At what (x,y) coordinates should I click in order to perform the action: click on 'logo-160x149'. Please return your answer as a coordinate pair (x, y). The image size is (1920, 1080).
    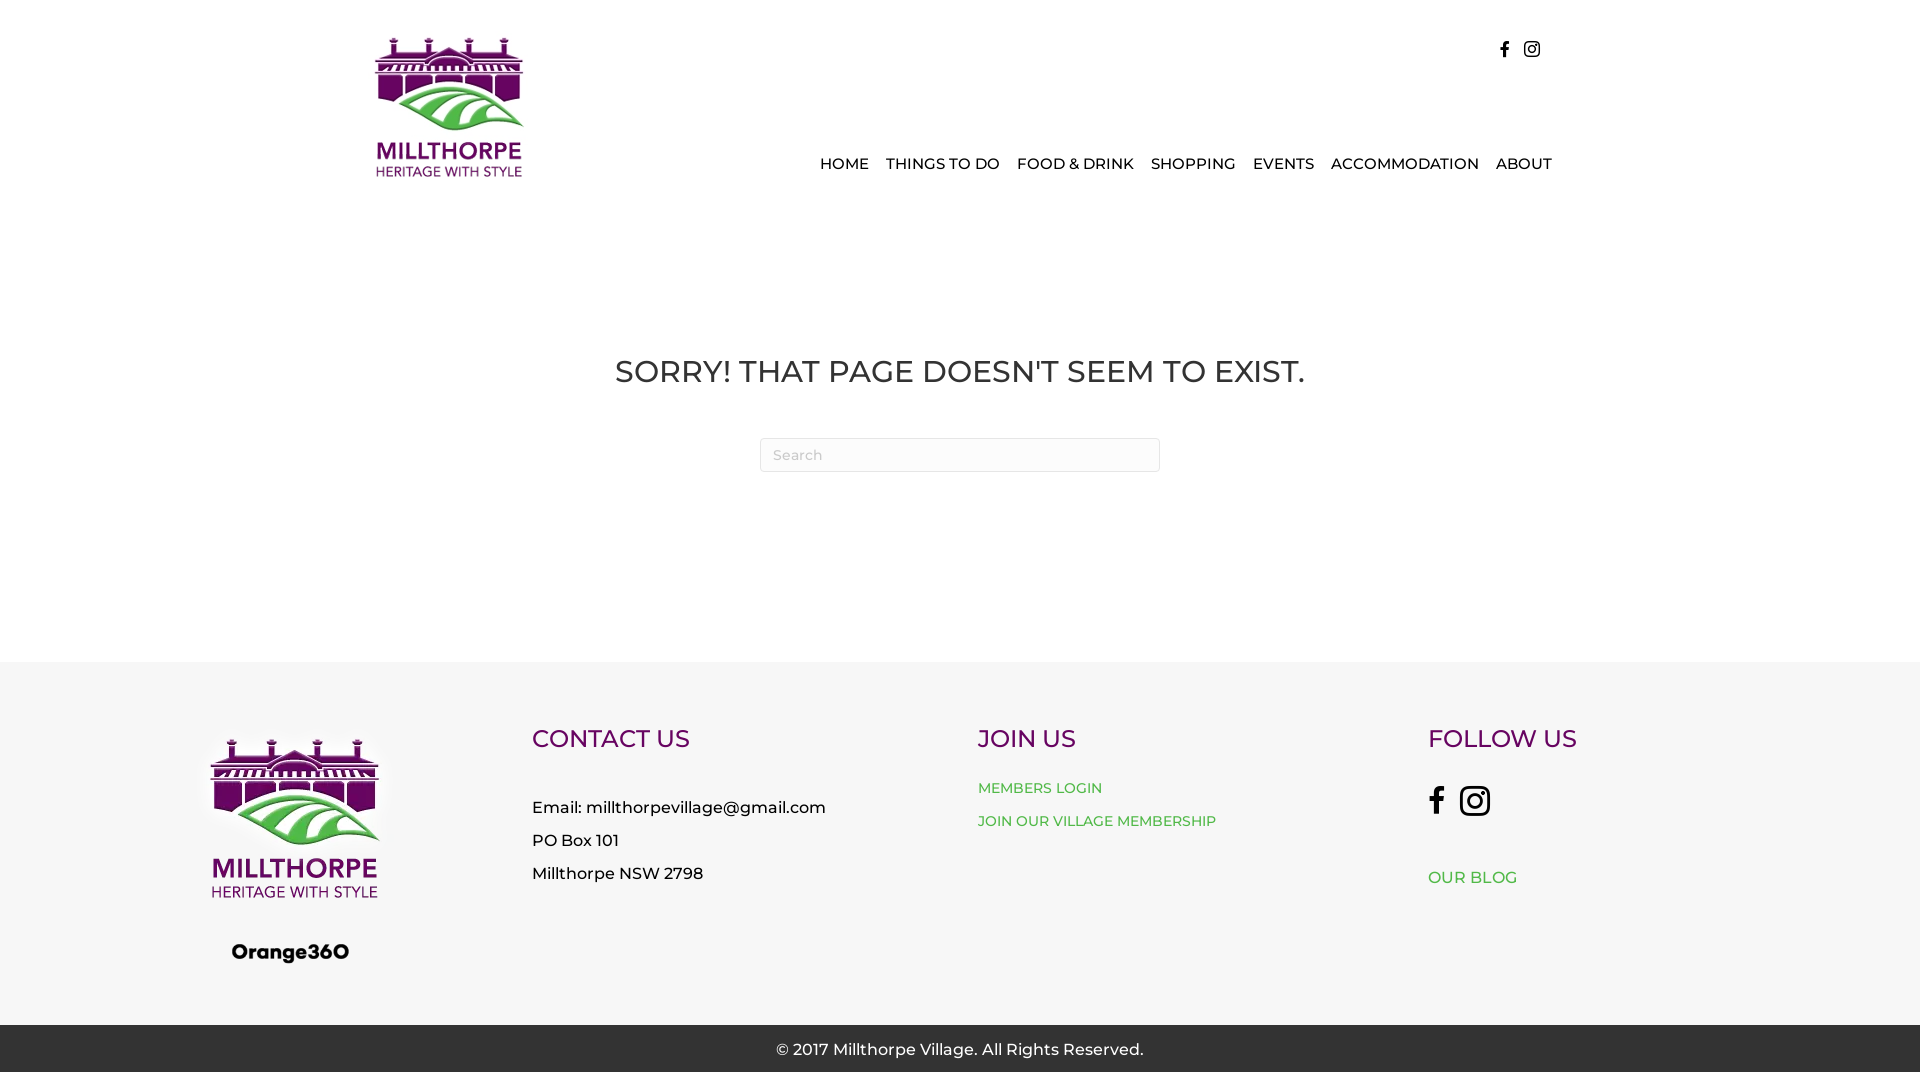
    Looking at the image, I should click on (446, 105).